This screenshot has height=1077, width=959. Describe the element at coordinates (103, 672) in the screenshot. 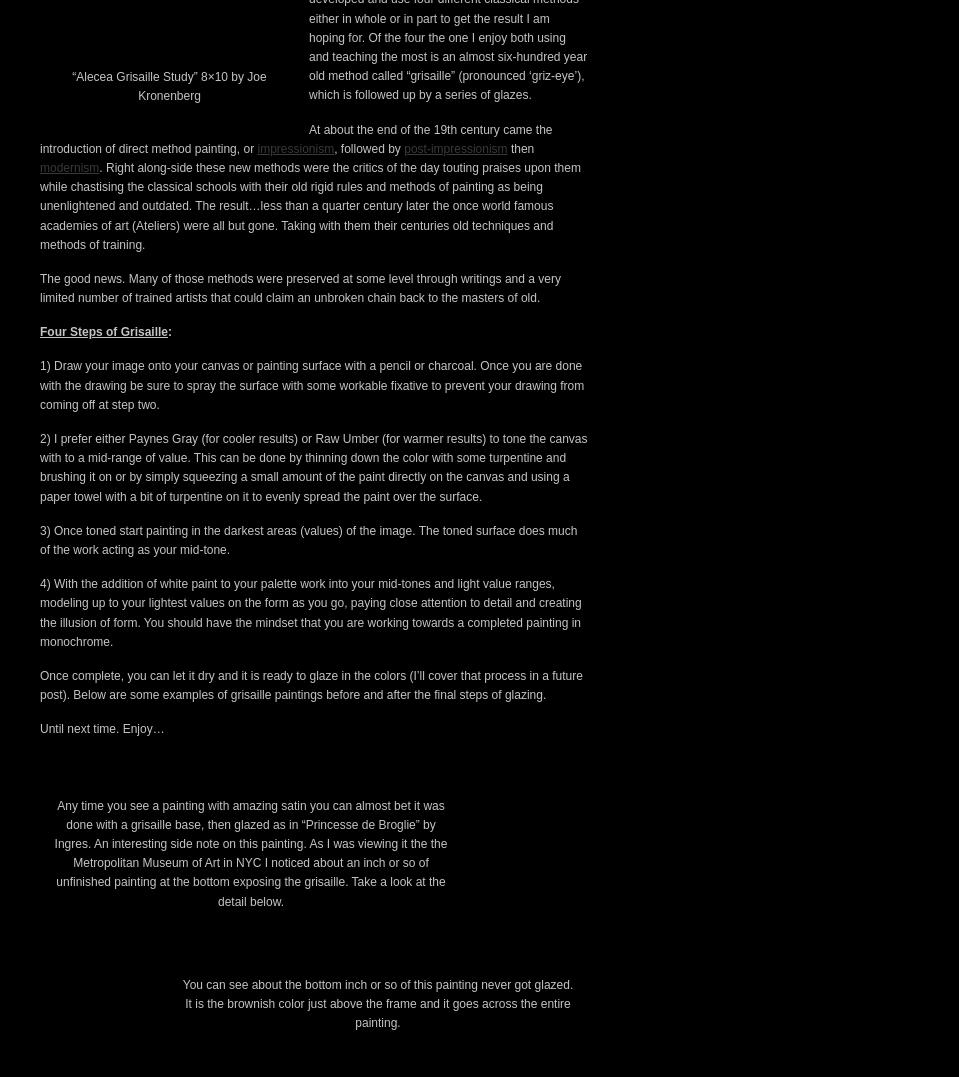

I see `'Four Steps of Grisaille'` at that location.